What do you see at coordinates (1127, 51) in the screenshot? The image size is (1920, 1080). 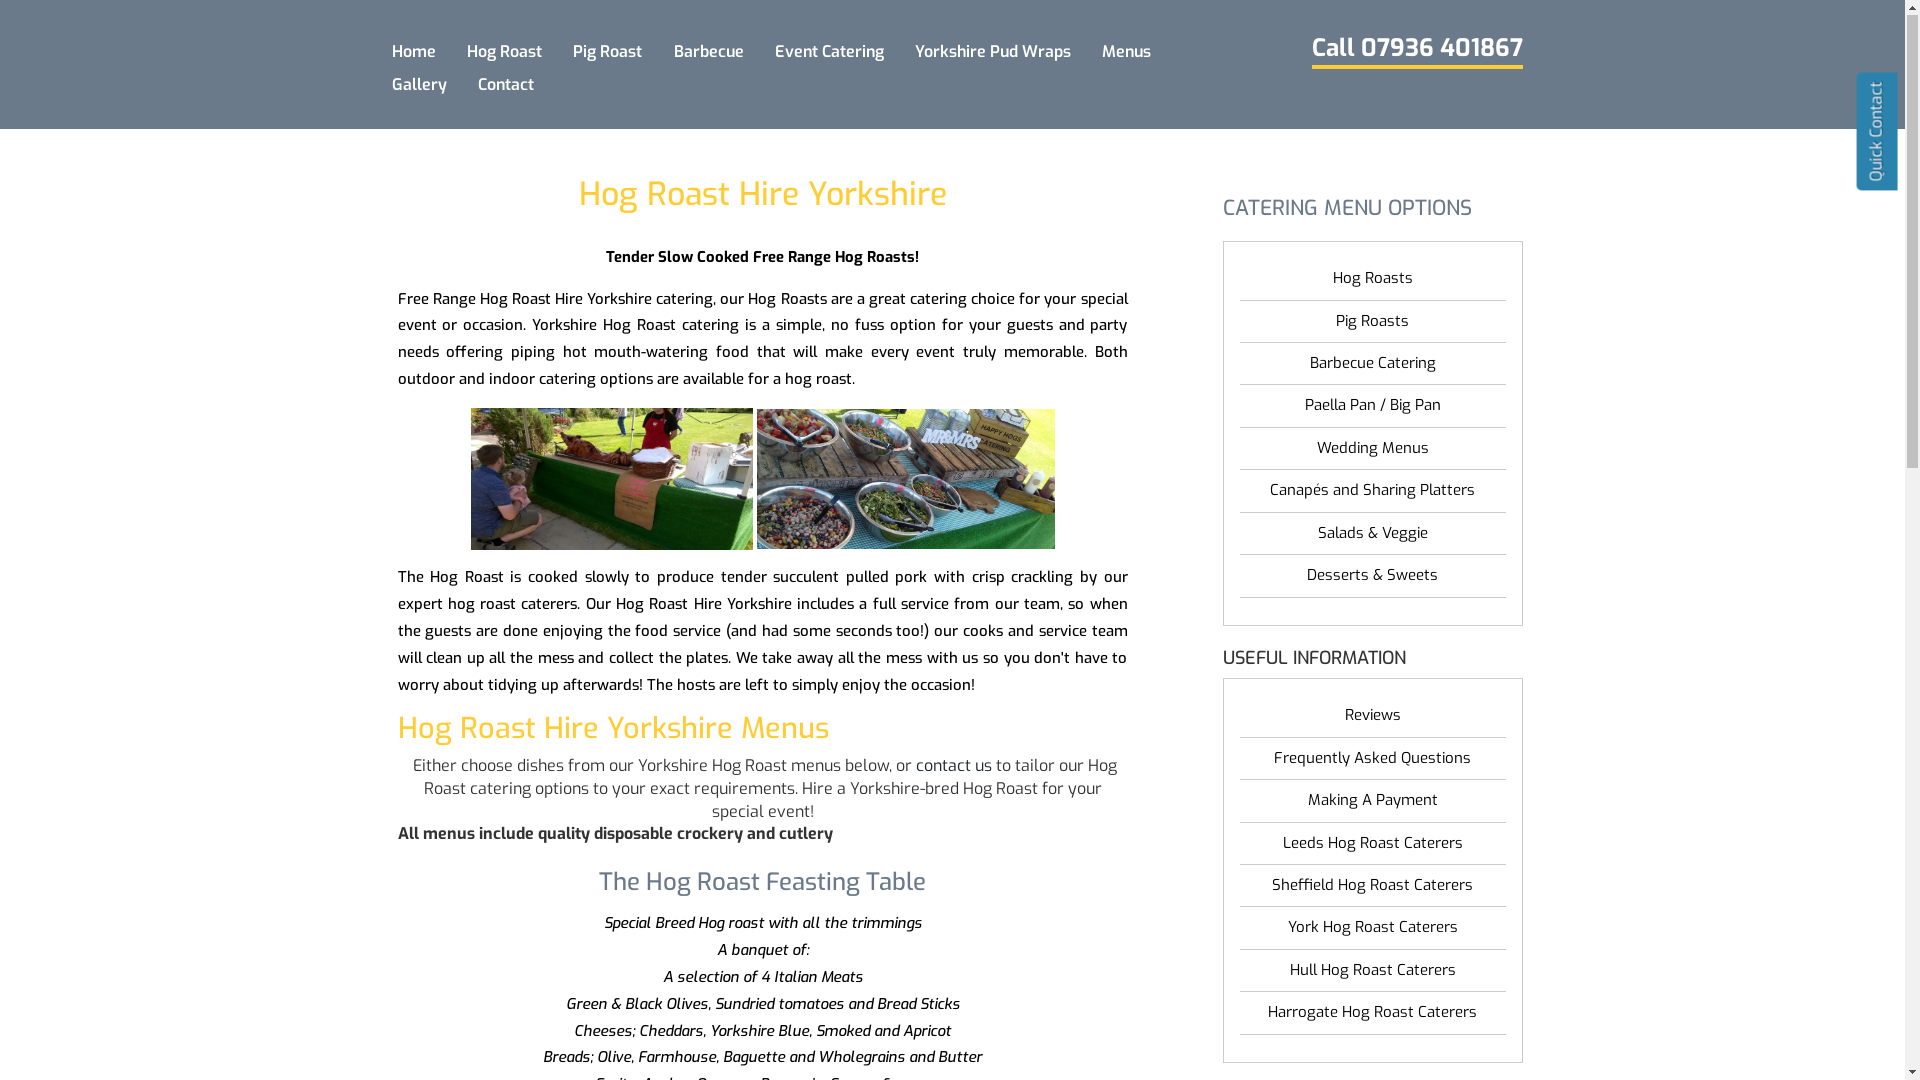 I see `'Menus'` at bounding box center [1127, 51].